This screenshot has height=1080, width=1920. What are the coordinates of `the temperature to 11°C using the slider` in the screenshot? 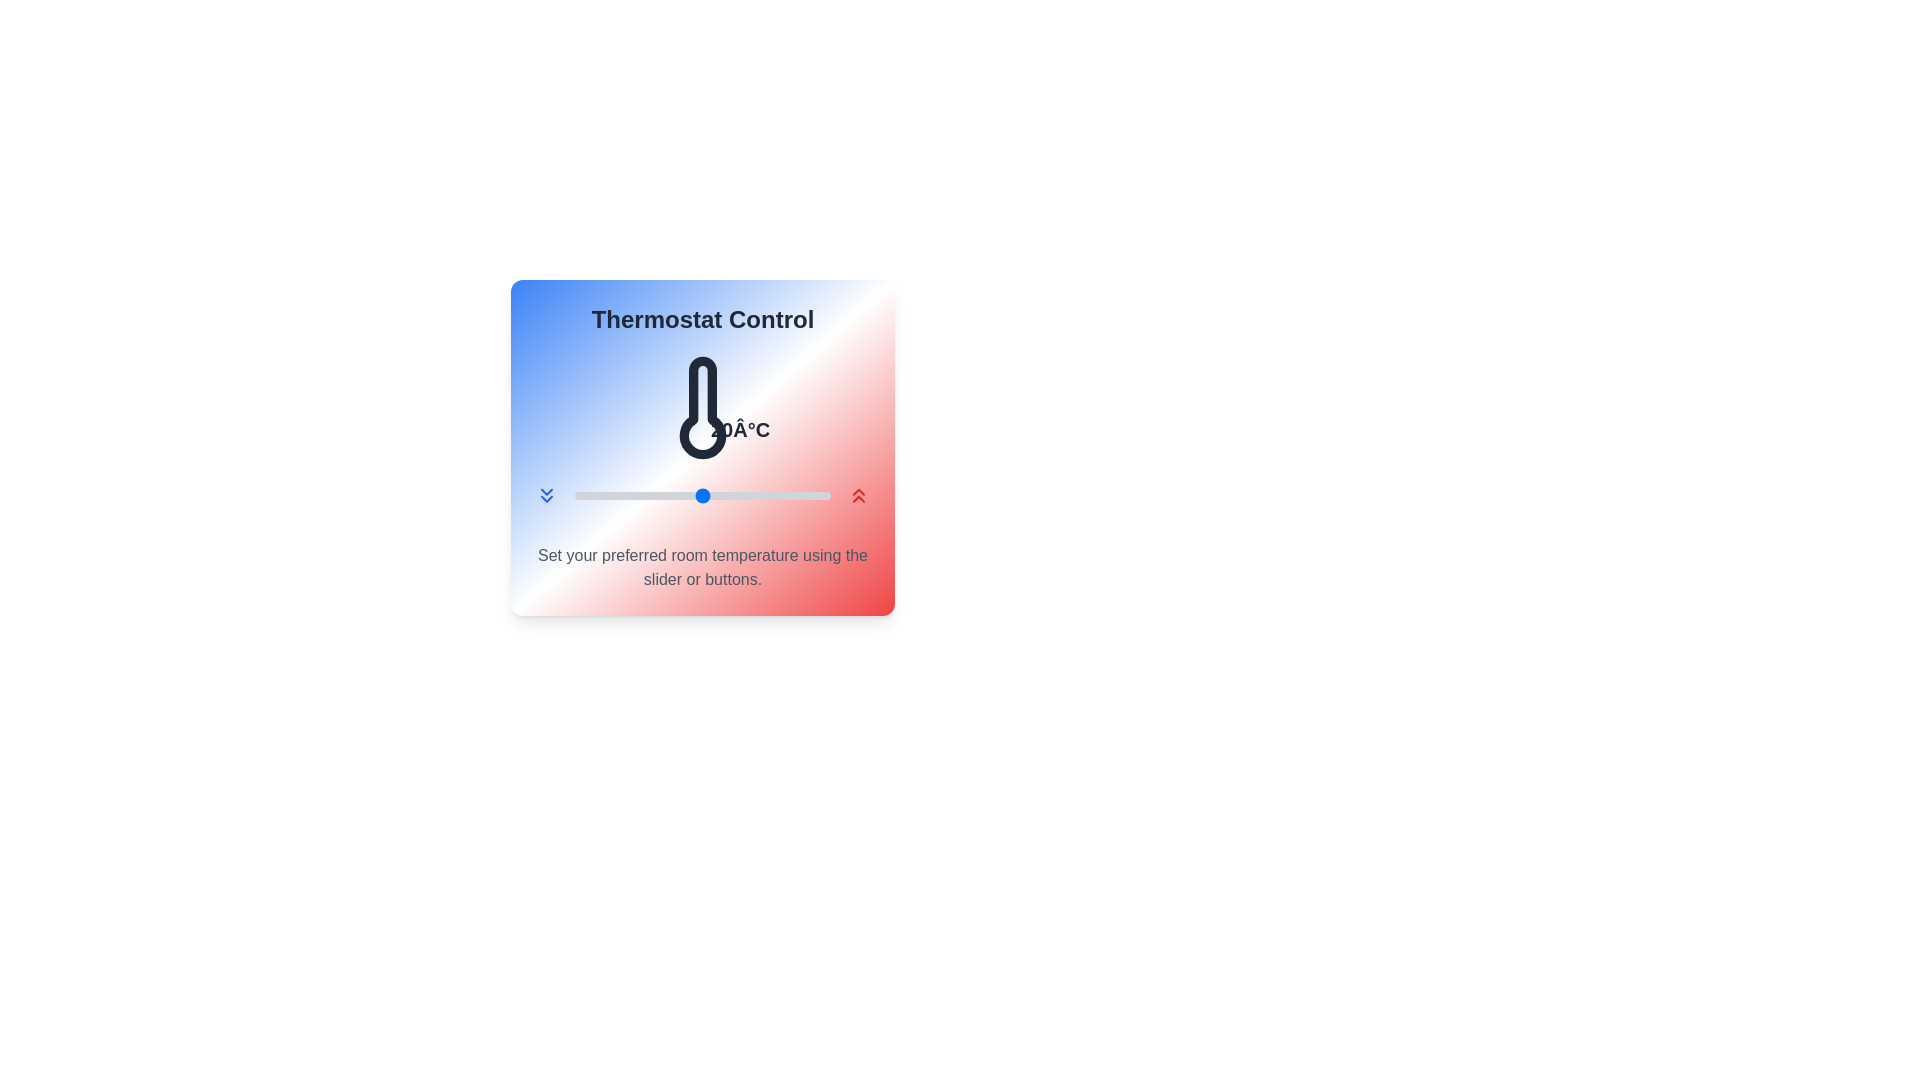 It's located at (587, 495).